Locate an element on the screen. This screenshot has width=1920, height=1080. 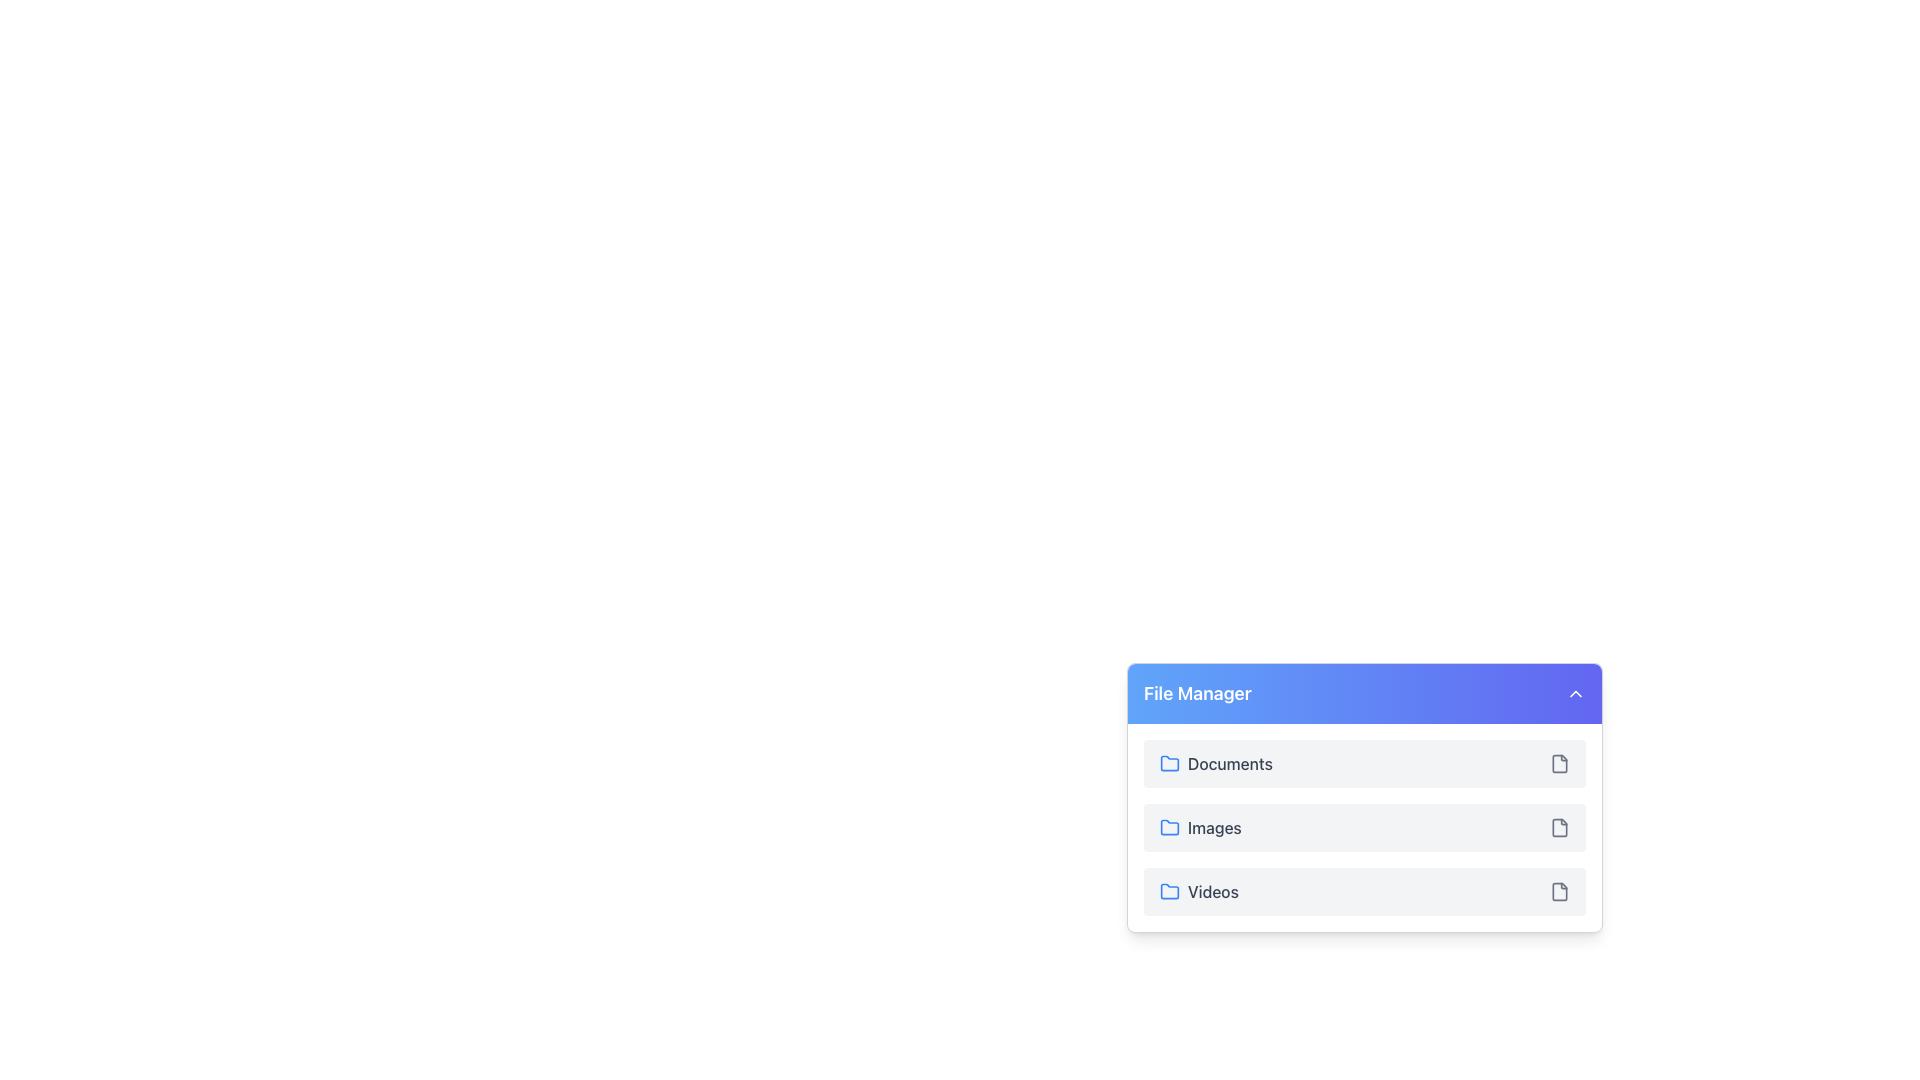
on the 'Images' list item located in the File Manager section is located at coordinates (1363, 844).